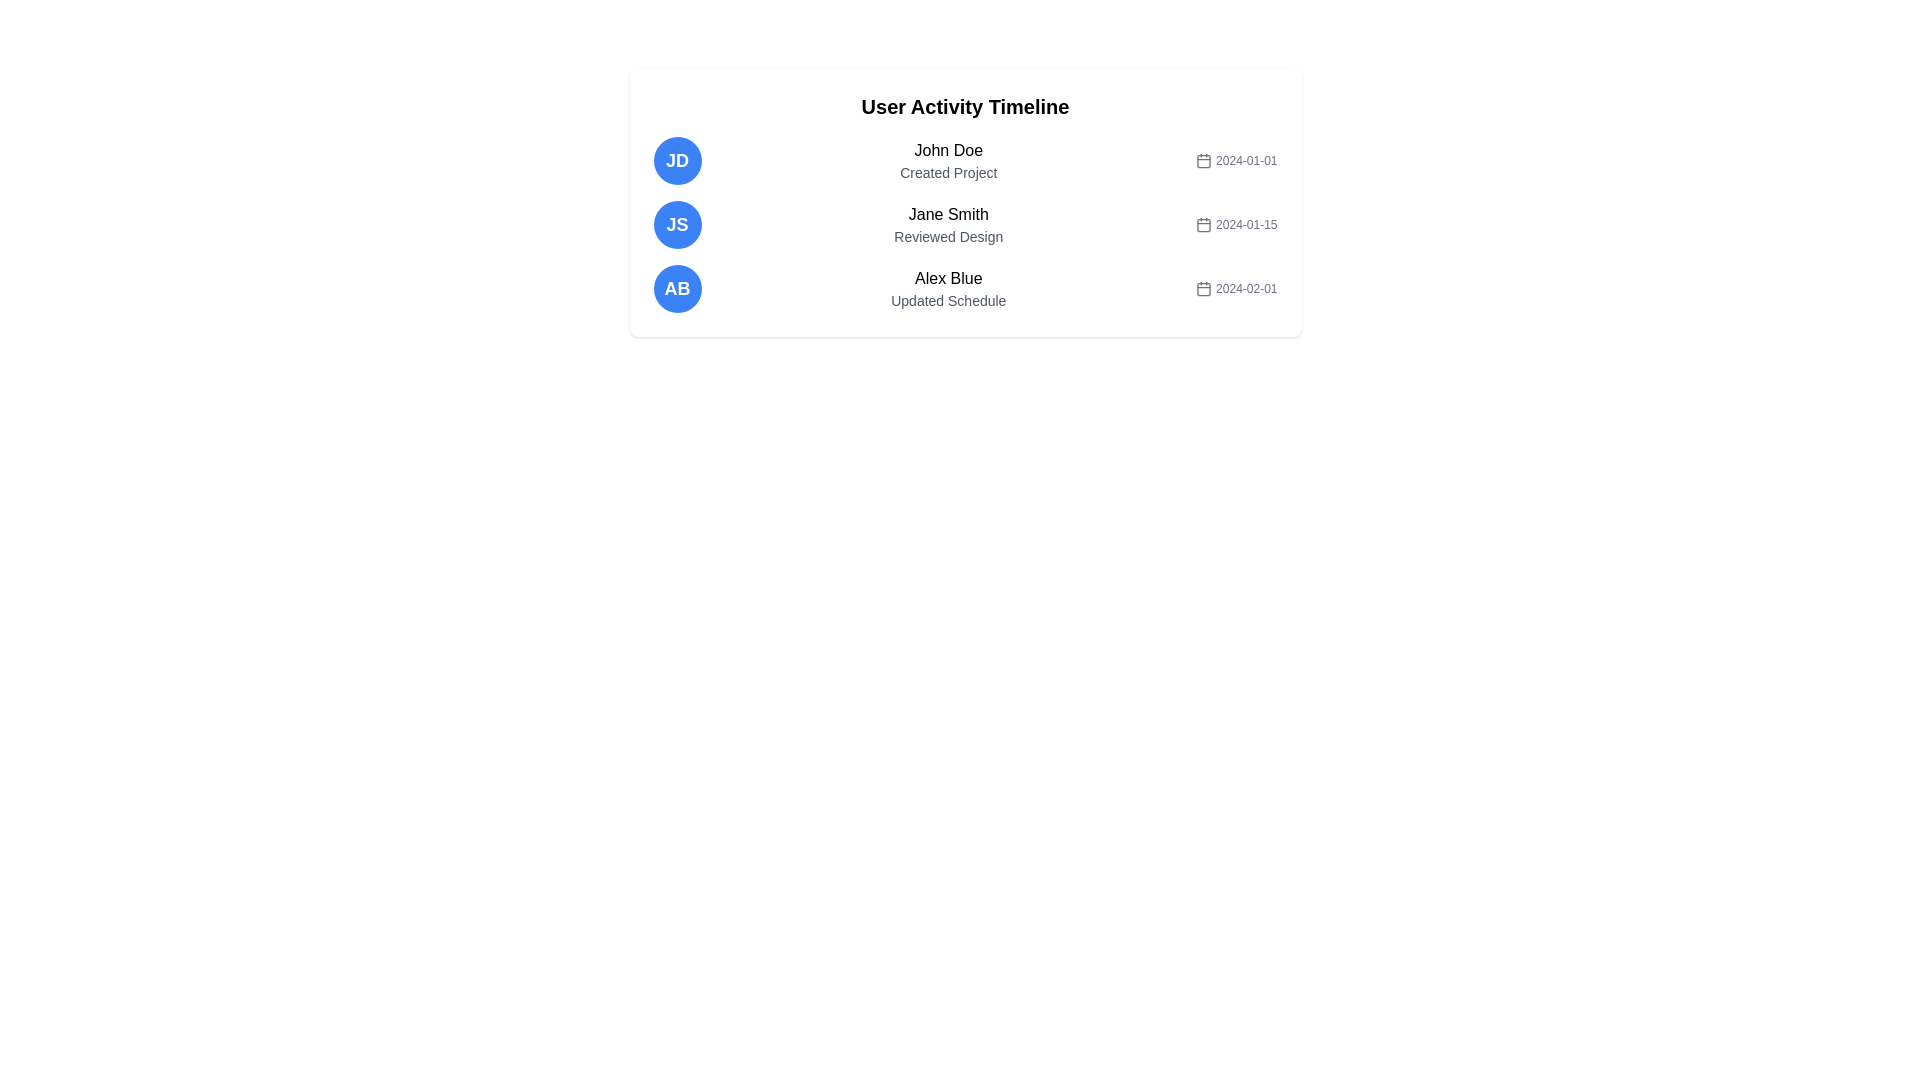 This screenshot has height=1080, width=1920. What do you see at coordinates (1203, 290) in the screenshot?
I see `the calendar icon located next to the date text '2024-02-01' in the third row of the timeline interface to see details associated with this date` at bounding box center [1203, 290].